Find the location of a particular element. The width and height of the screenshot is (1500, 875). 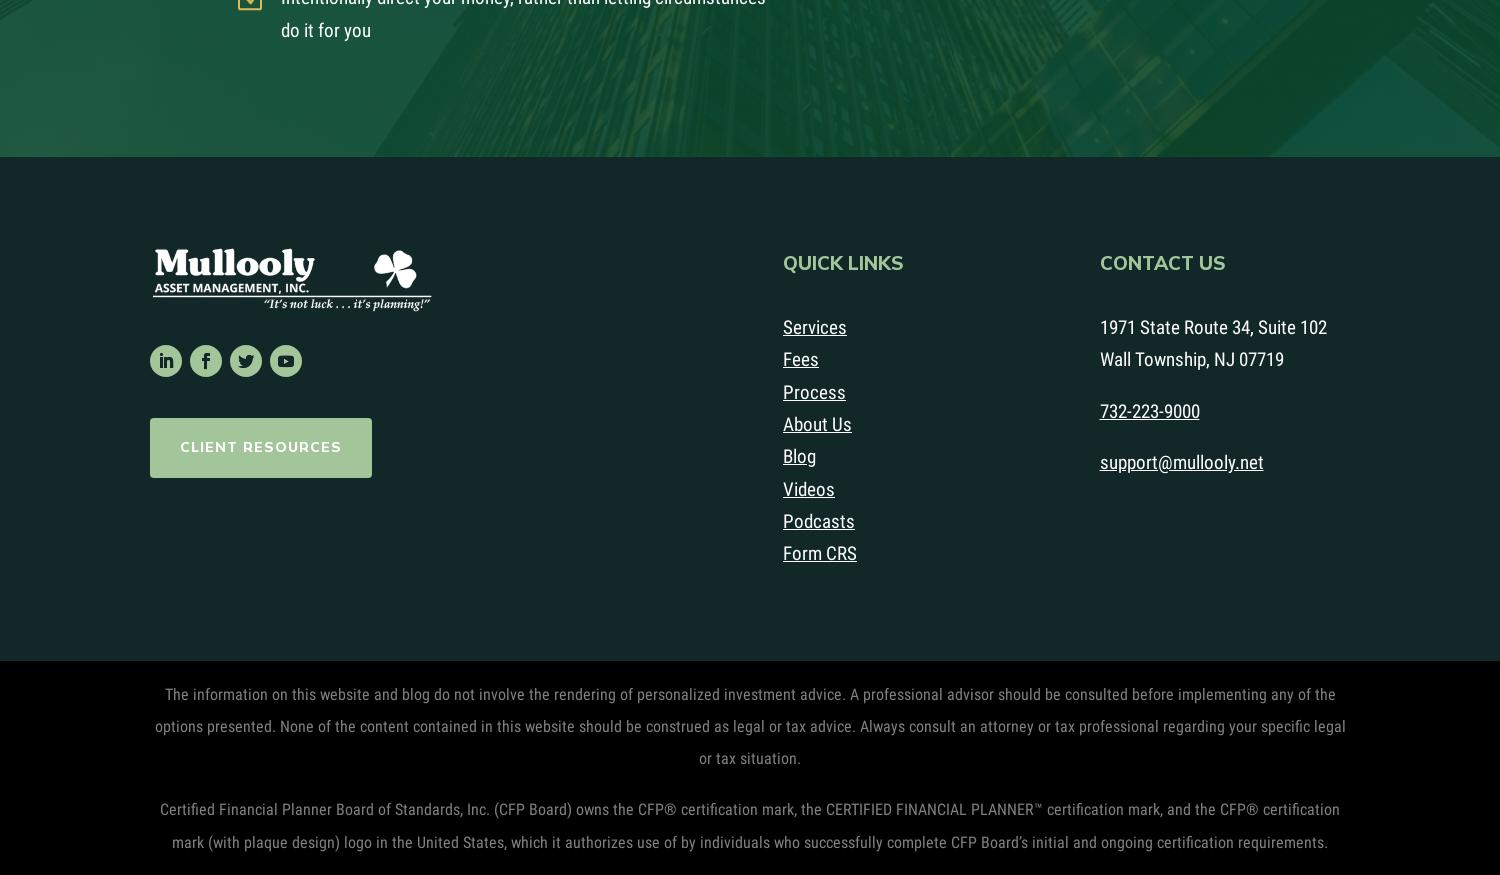

'About Us' is located at coordinates (816, 423).